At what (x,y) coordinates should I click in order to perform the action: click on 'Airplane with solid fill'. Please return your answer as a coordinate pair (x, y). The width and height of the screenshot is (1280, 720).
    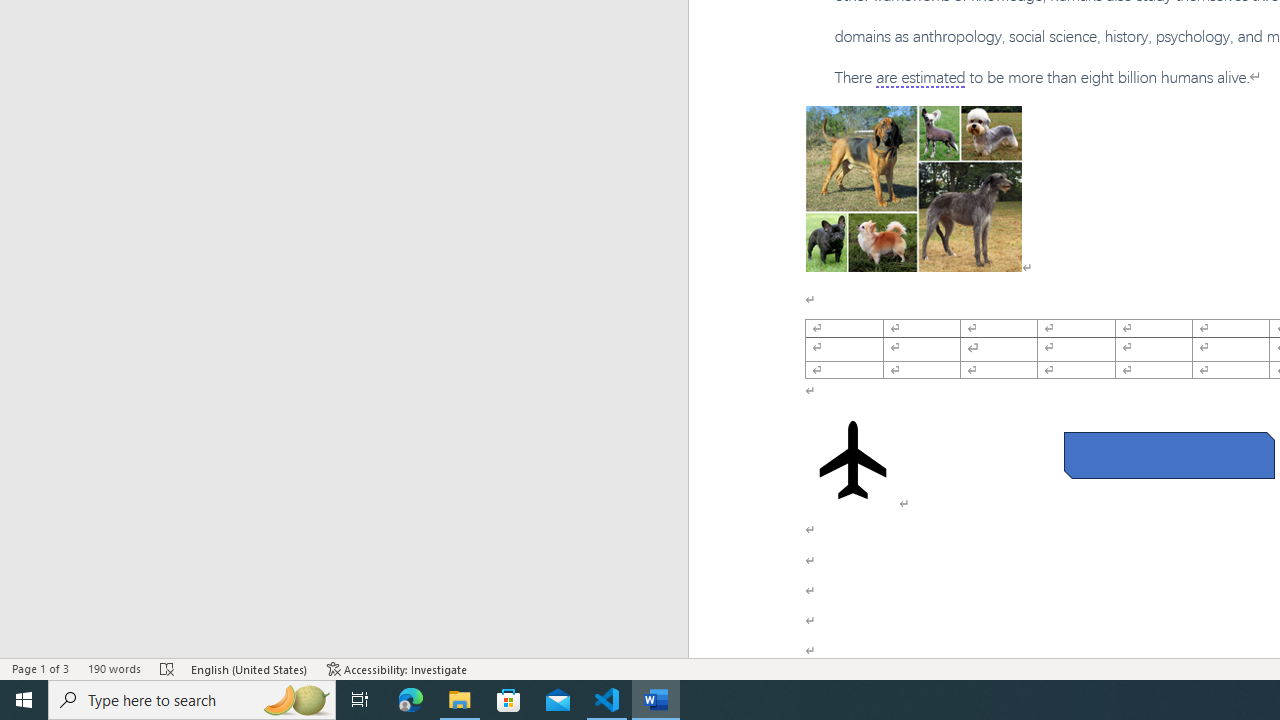
    Looking at the image, I should click on (853, 460).